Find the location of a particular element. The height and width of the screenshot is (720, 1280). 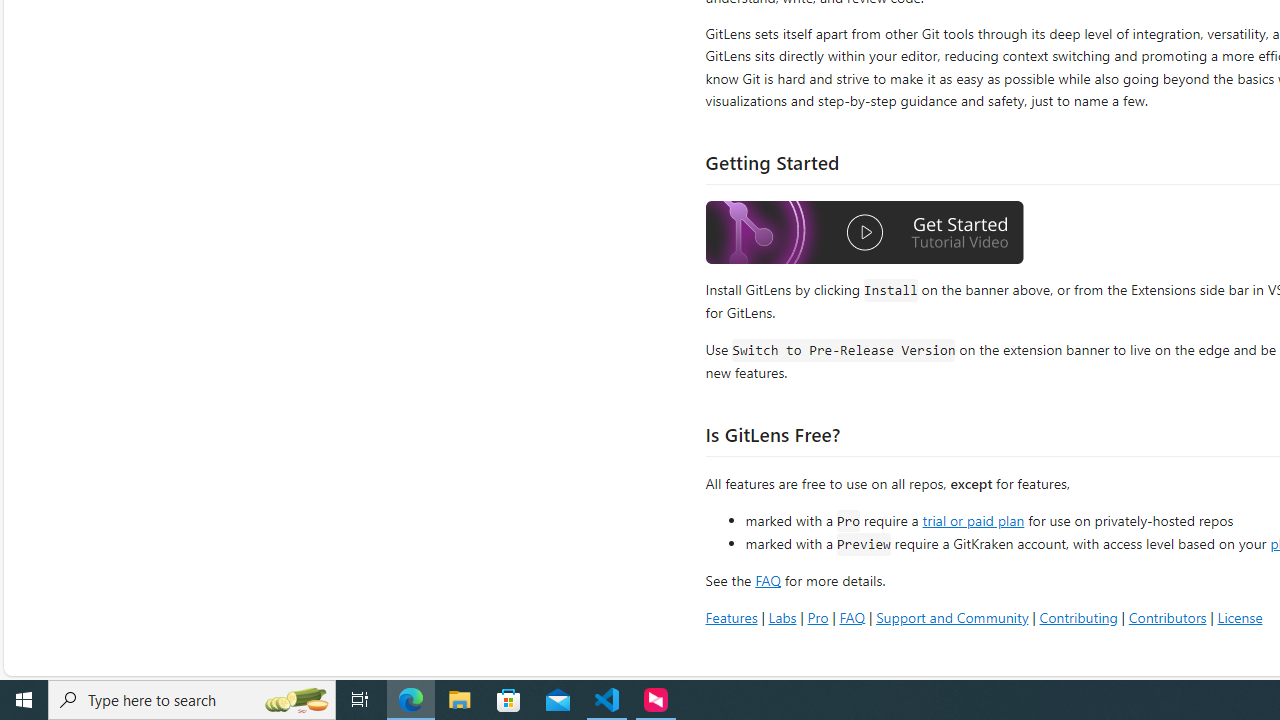

'Features' is located at coordinates (730, 616).